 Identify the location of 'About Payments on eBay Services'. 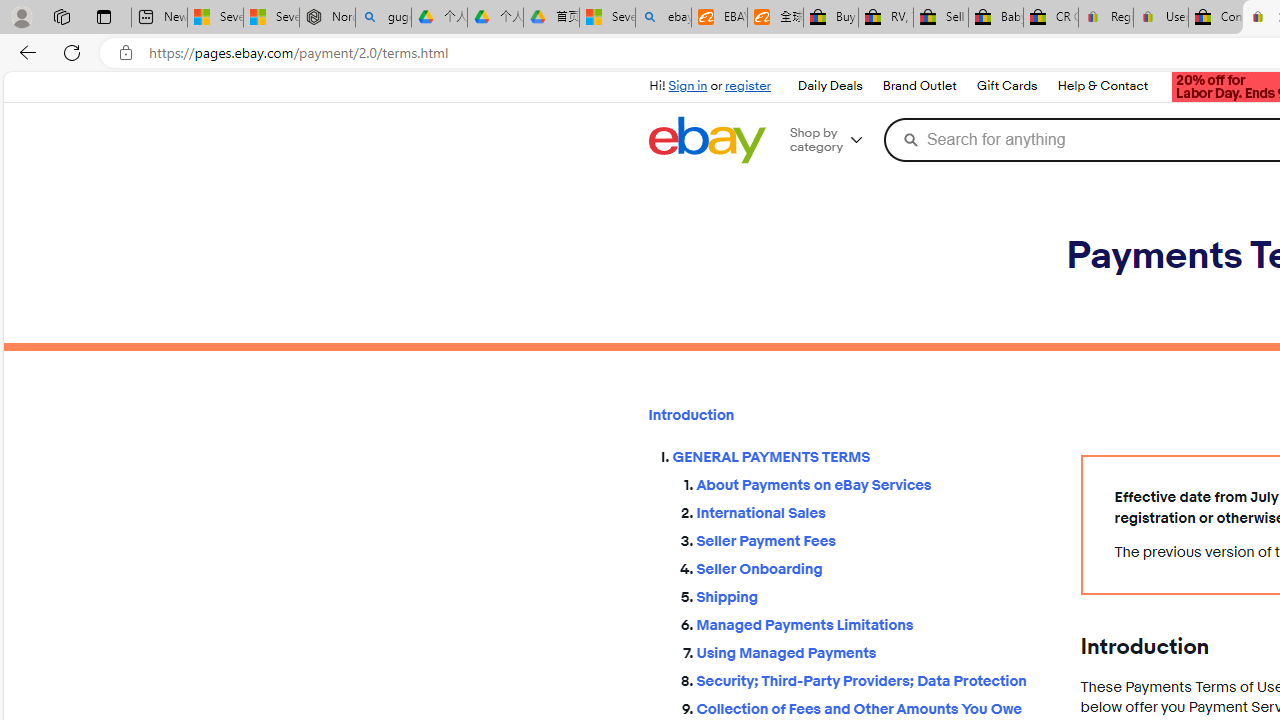
(872, 485).